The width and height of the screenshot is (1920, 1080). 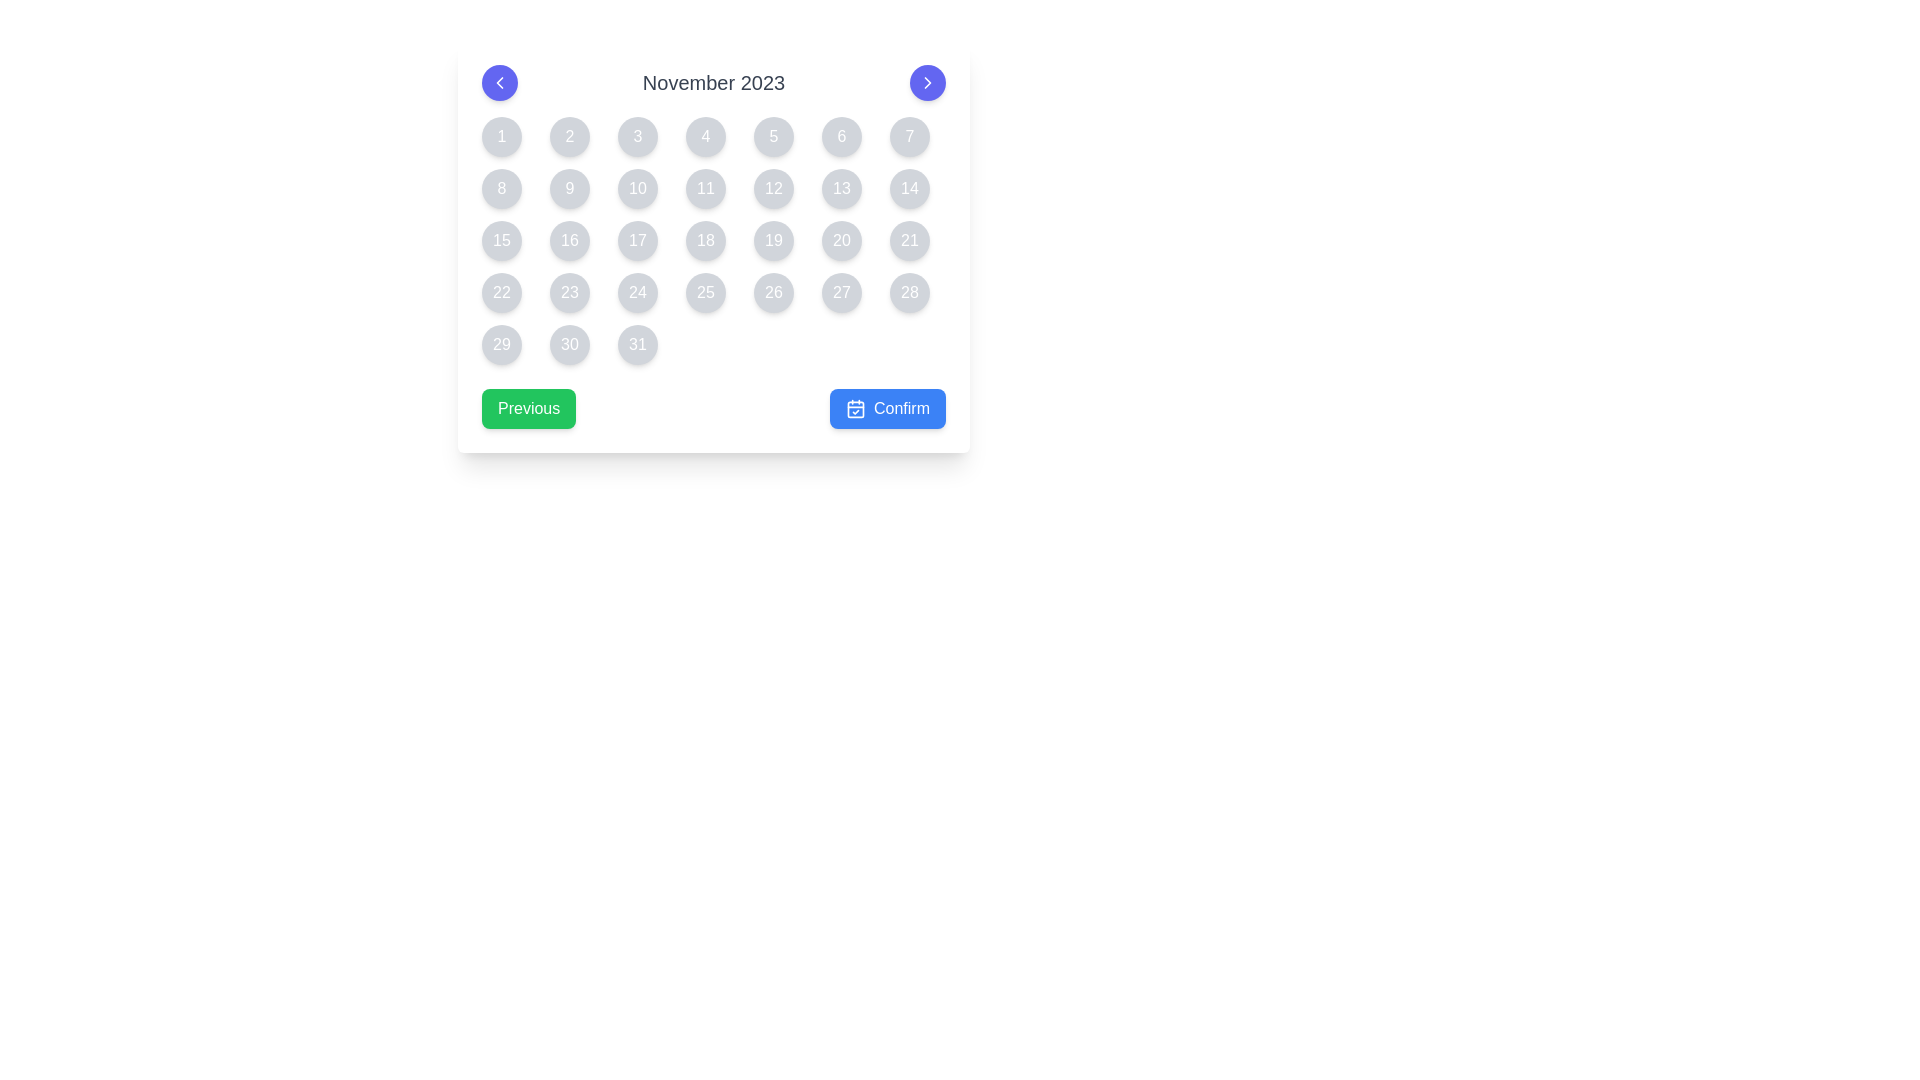 I want to click on the rounded button labeled '2' with a white number on a light gray background, so click(x=569, y=136).